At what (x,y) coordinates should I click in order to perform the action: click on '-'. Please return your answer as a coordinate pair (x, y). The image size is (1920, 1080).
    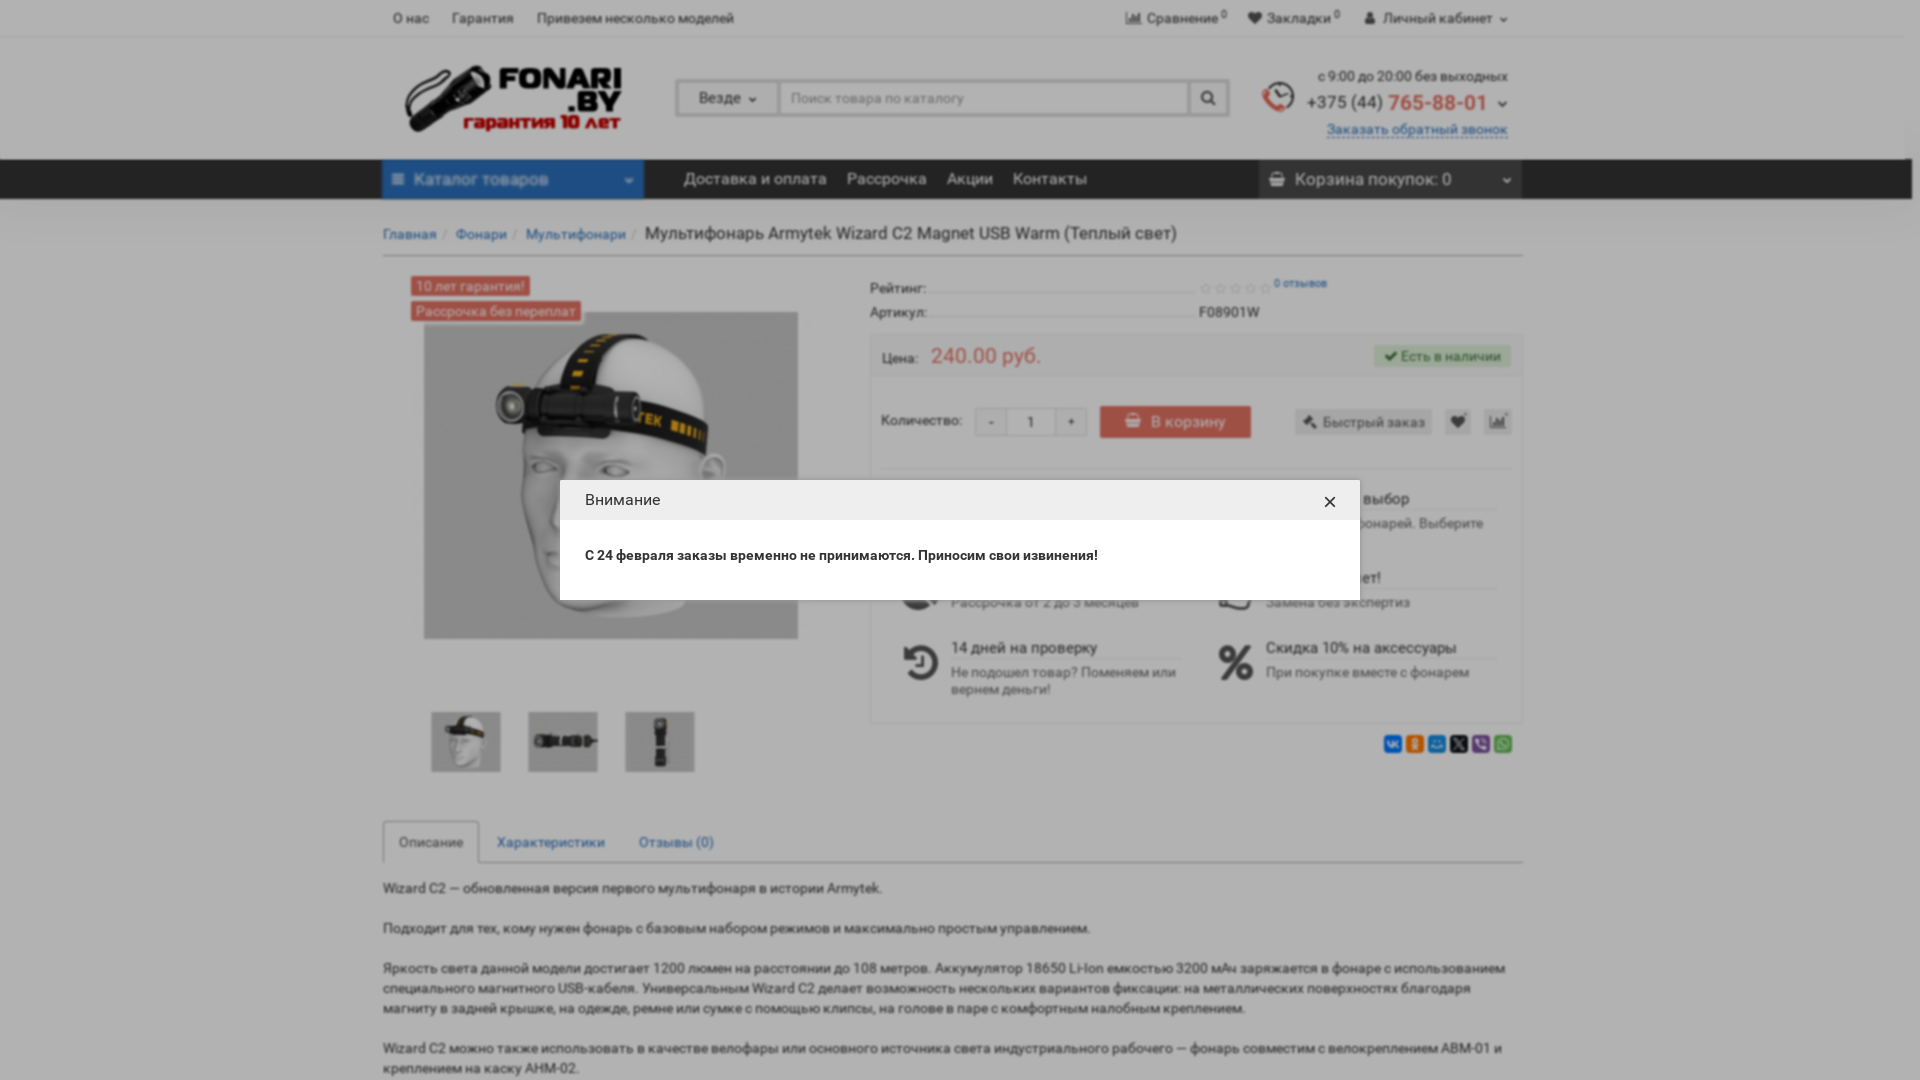
    Looking at the image, I should click on (990, 420).